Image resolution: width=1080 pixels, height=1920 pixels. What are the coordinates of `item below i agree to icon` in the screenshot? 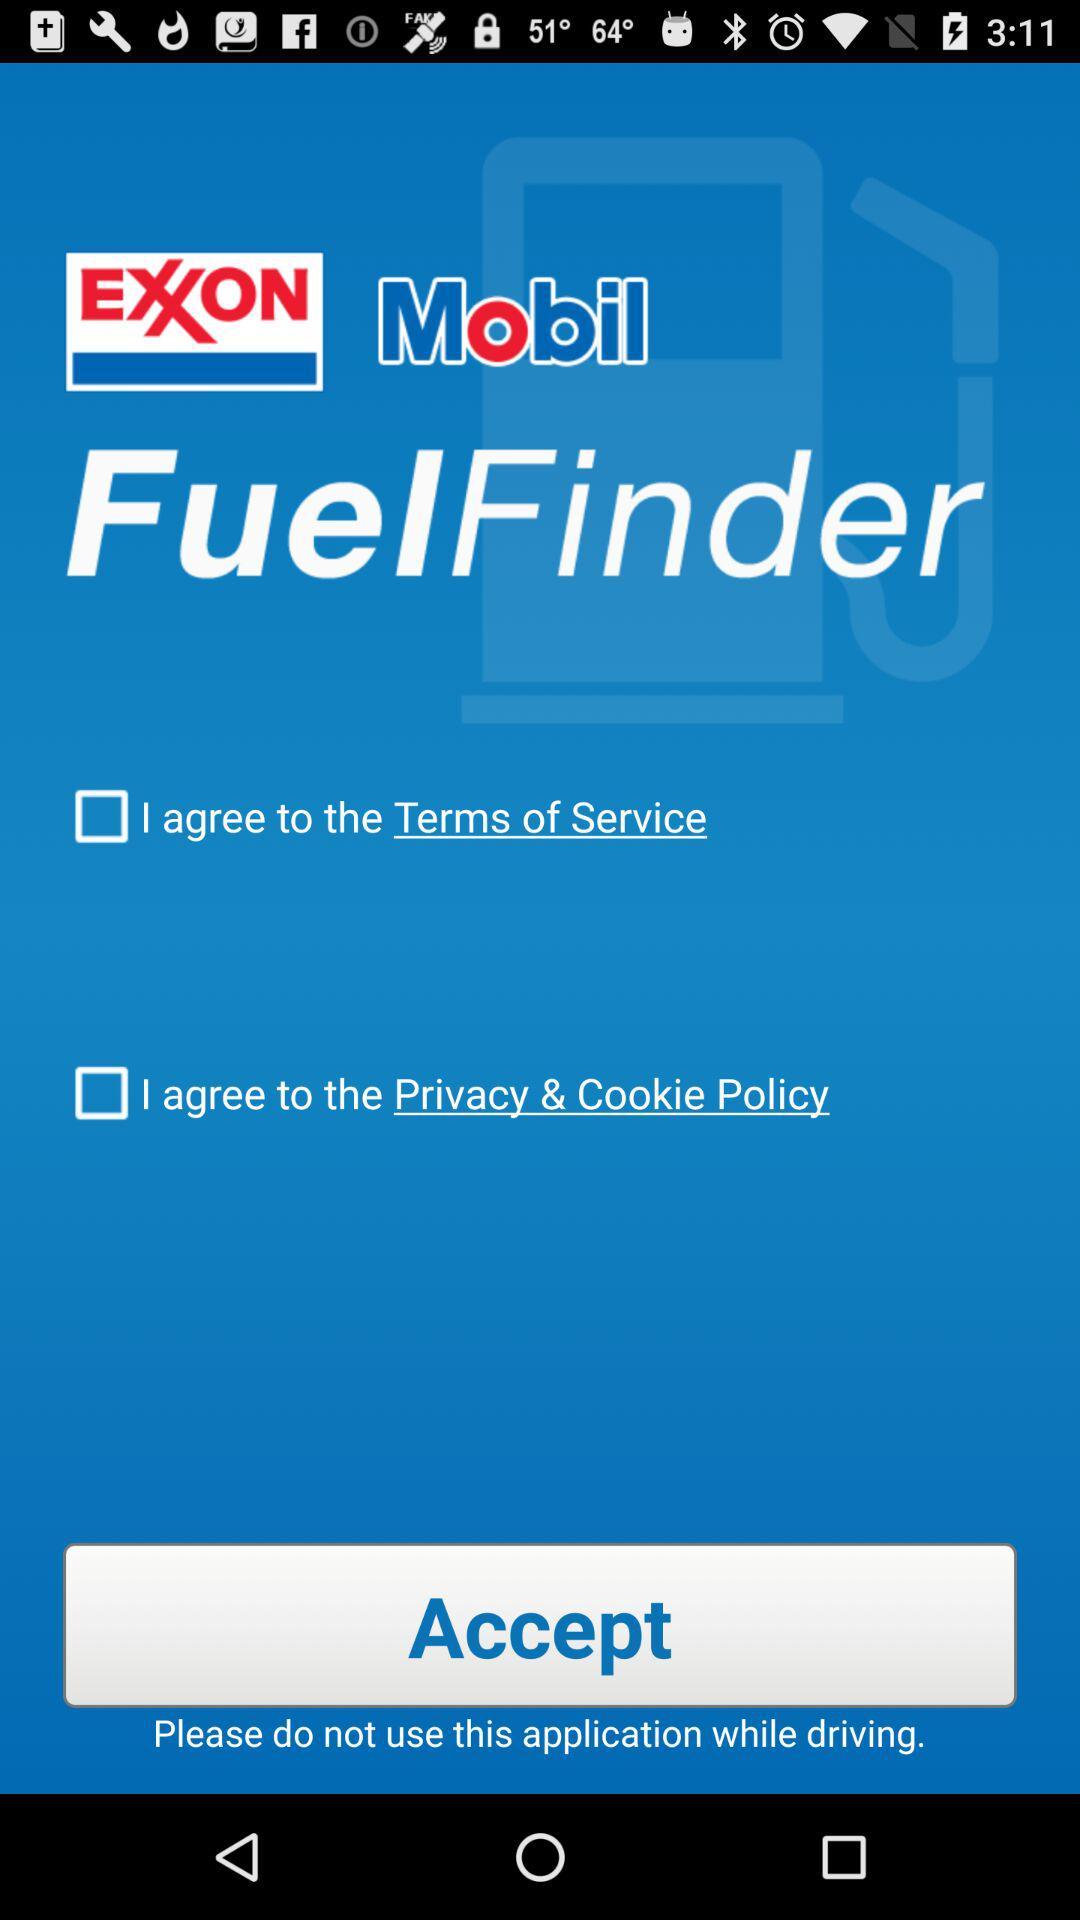 It's located at (540, 1625).